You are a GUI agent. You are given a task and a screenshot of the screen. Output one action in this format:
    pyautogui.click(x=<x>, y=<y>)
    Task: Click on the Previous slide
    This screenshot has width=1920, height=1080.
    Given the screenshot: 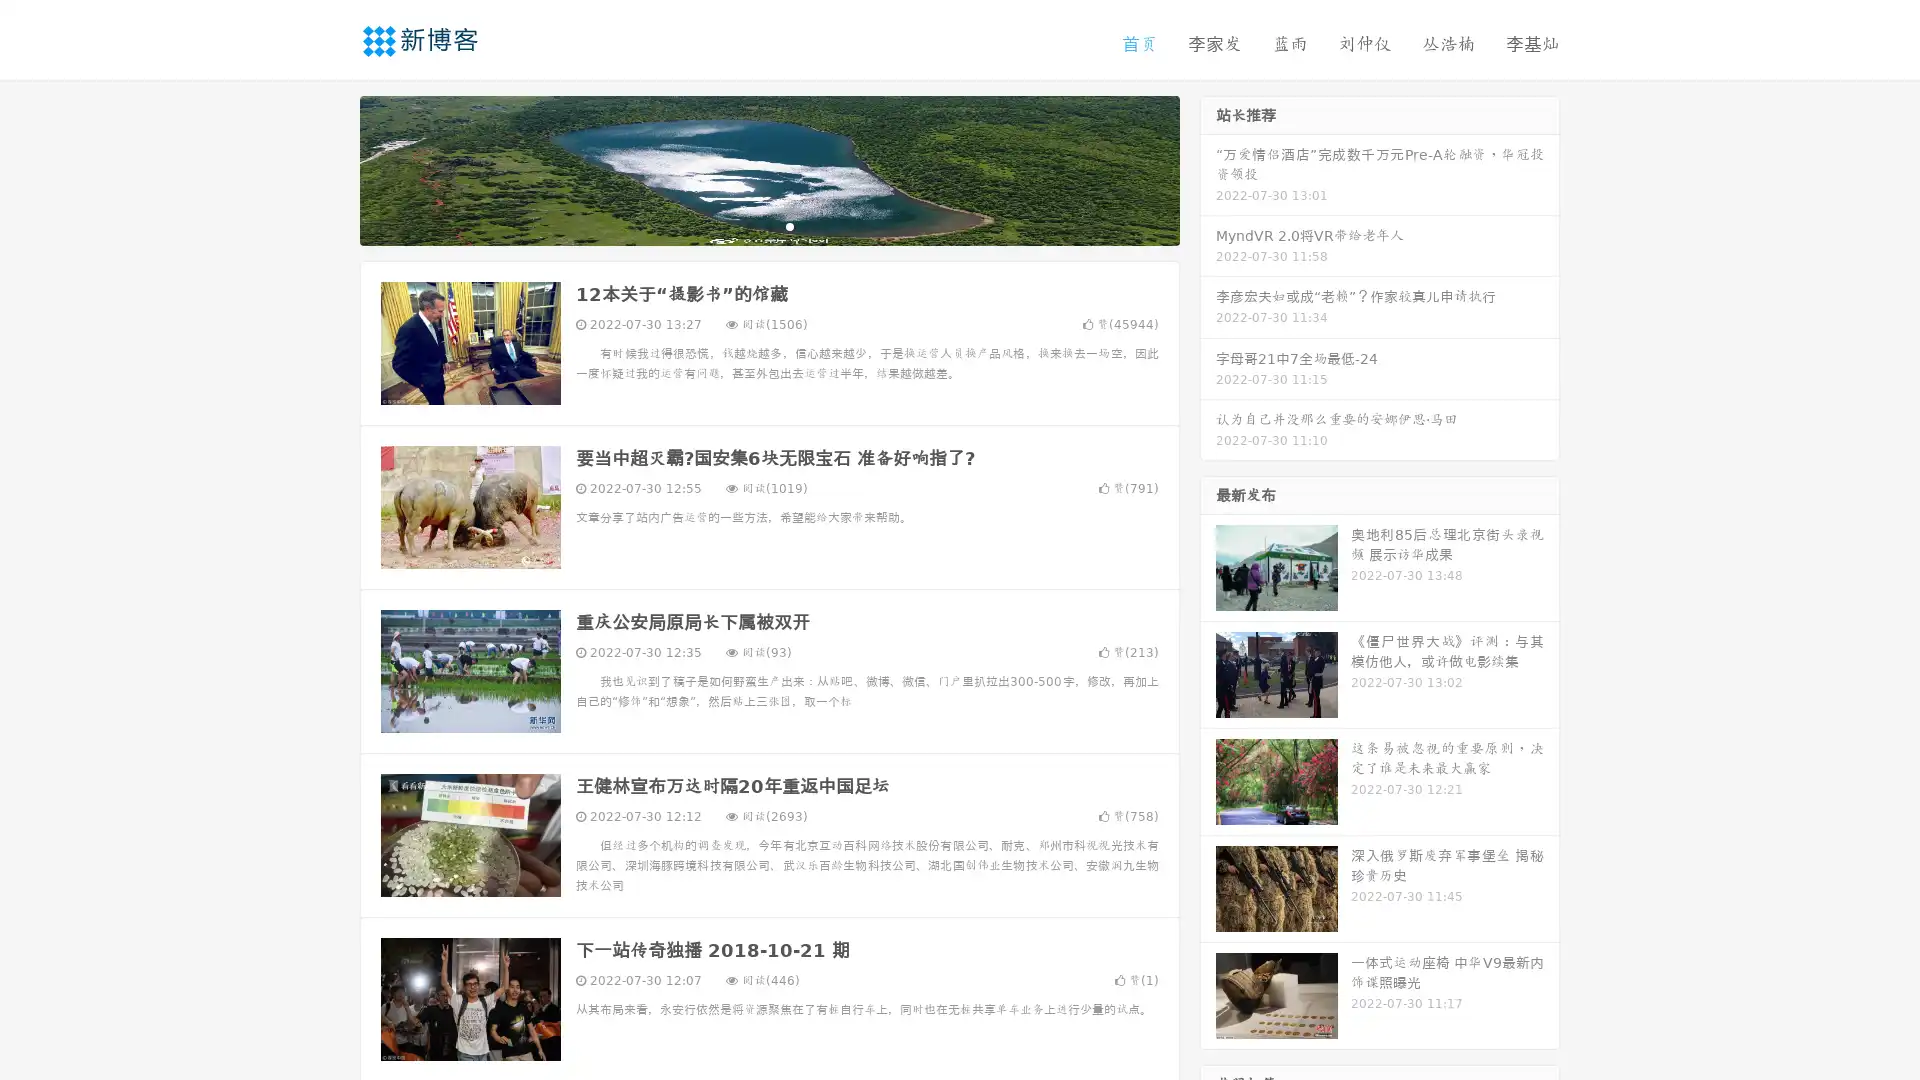 What is the action you would take?
    pyautogui.click(x=330, y=168)
    